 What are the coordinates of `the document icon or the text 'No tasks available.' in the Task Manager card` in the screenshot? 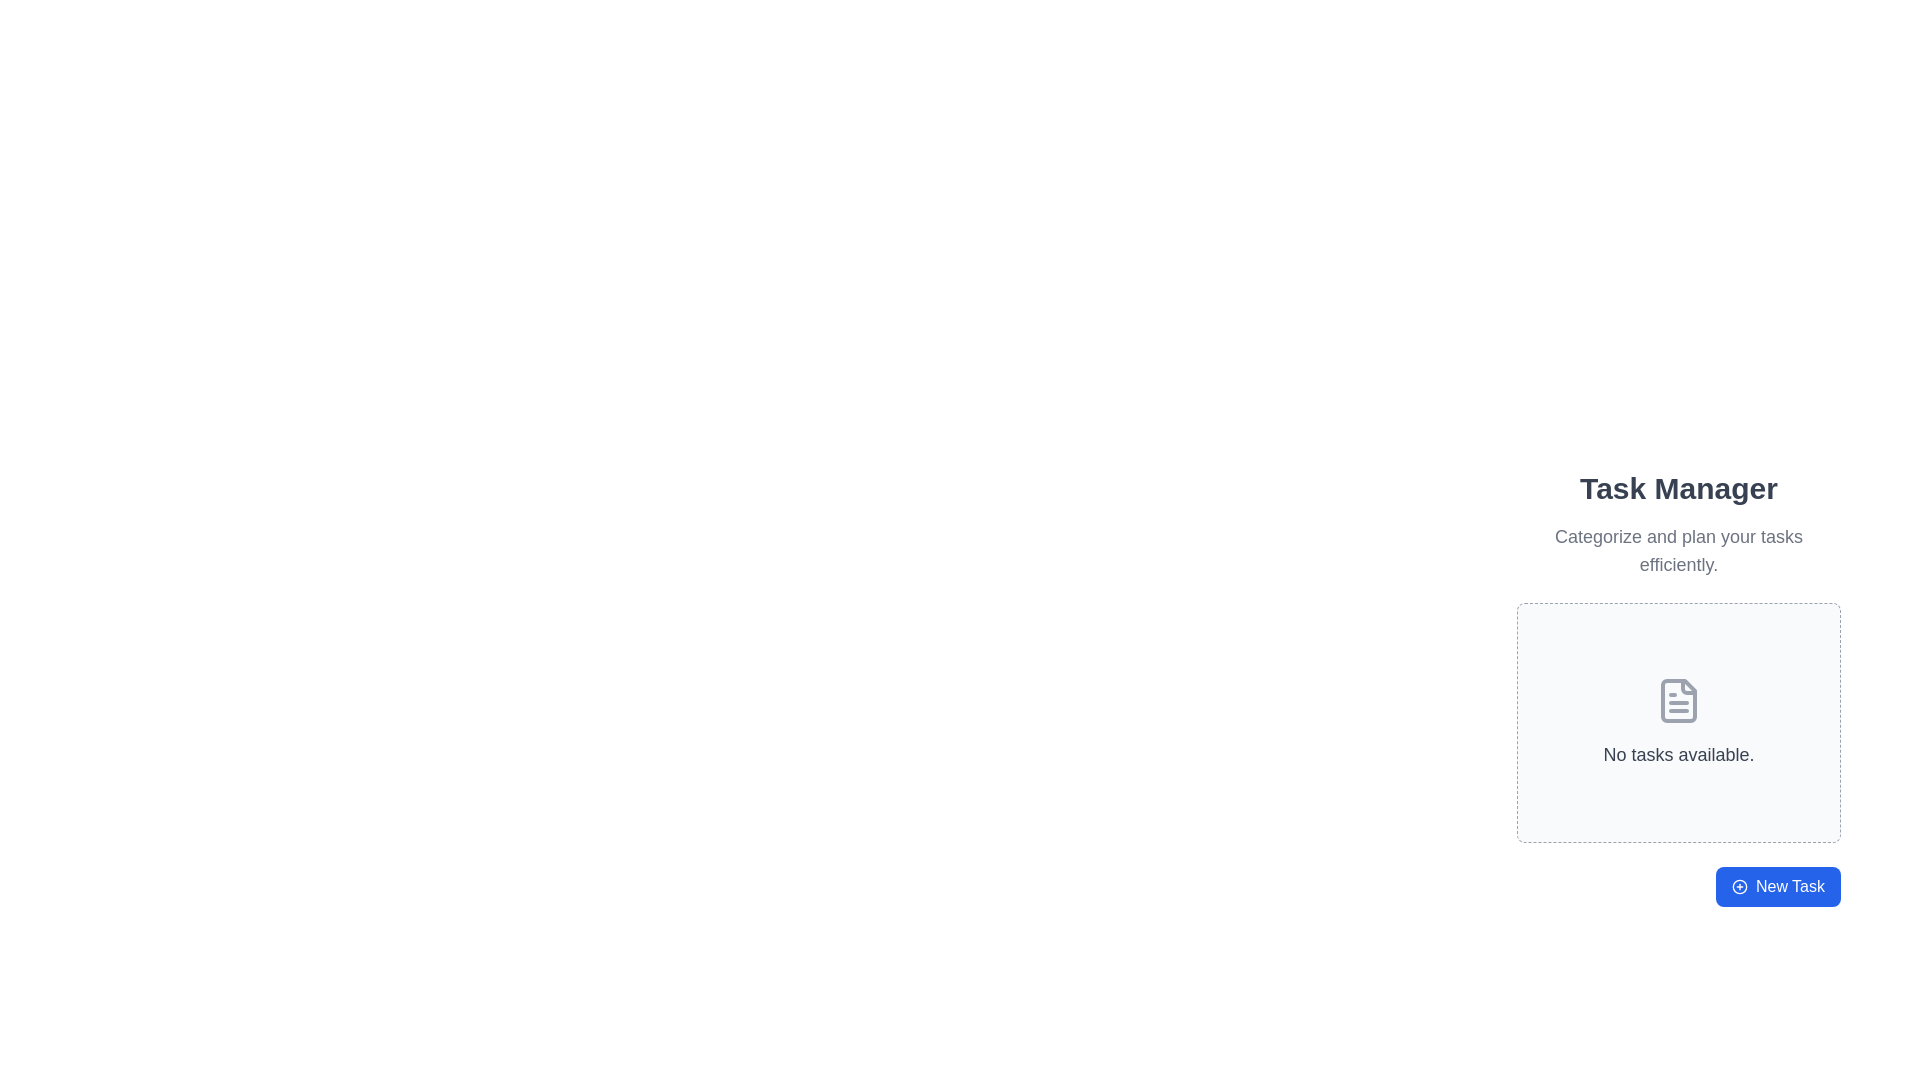 It's located at (1679, 717).